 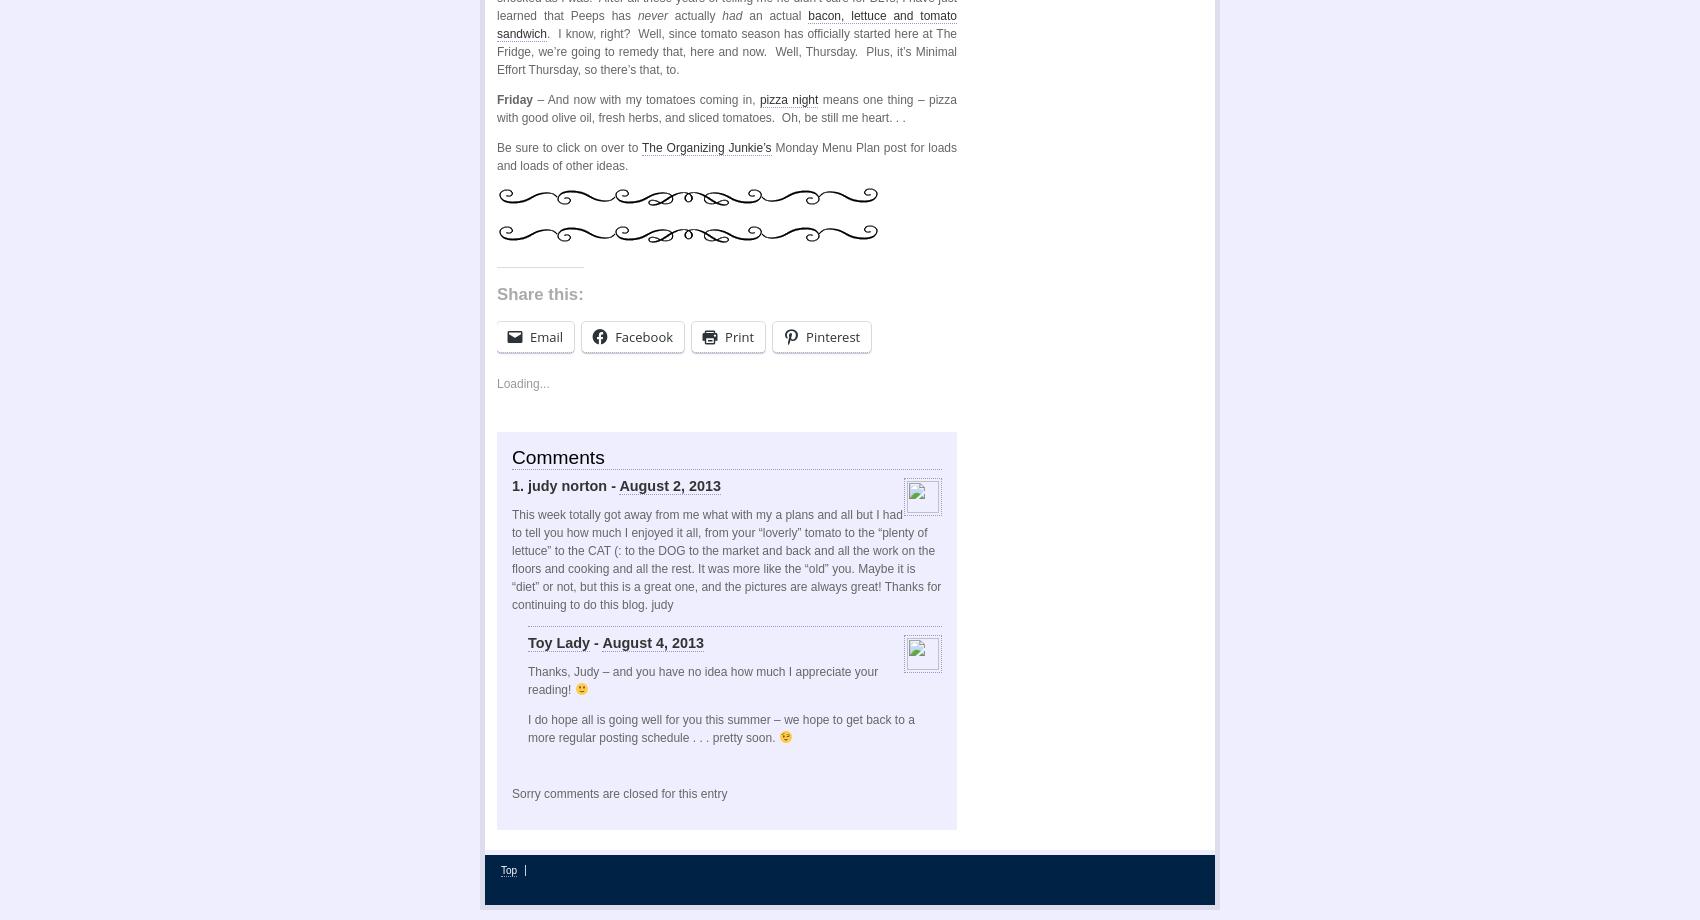 What do you see at coordinates (508, 868) in the screenshot?
I see `'Top'` at bounding box center [508, 868].